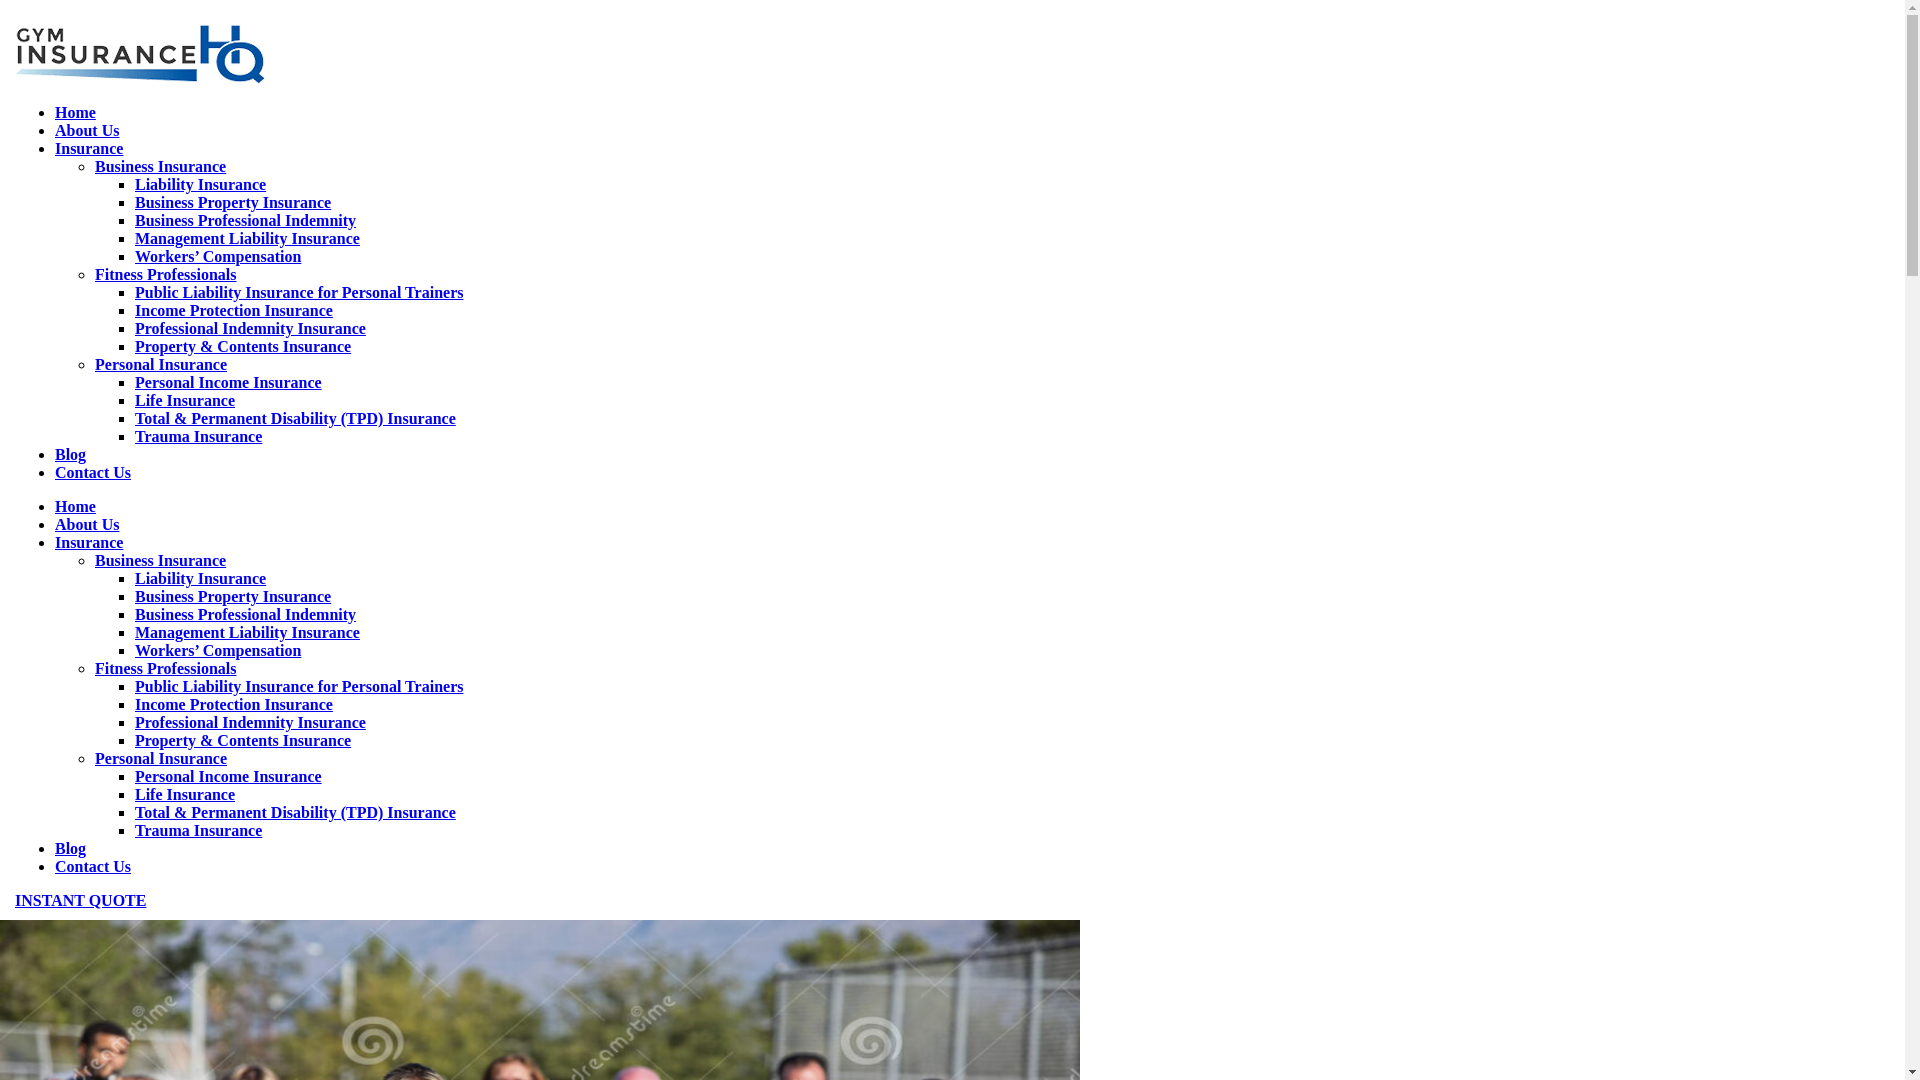 The height and width of the screenshot is (1080, 1920). Describe the element at coordinates (70, 848) in the screenshot. I see `'Blog'` at that location.